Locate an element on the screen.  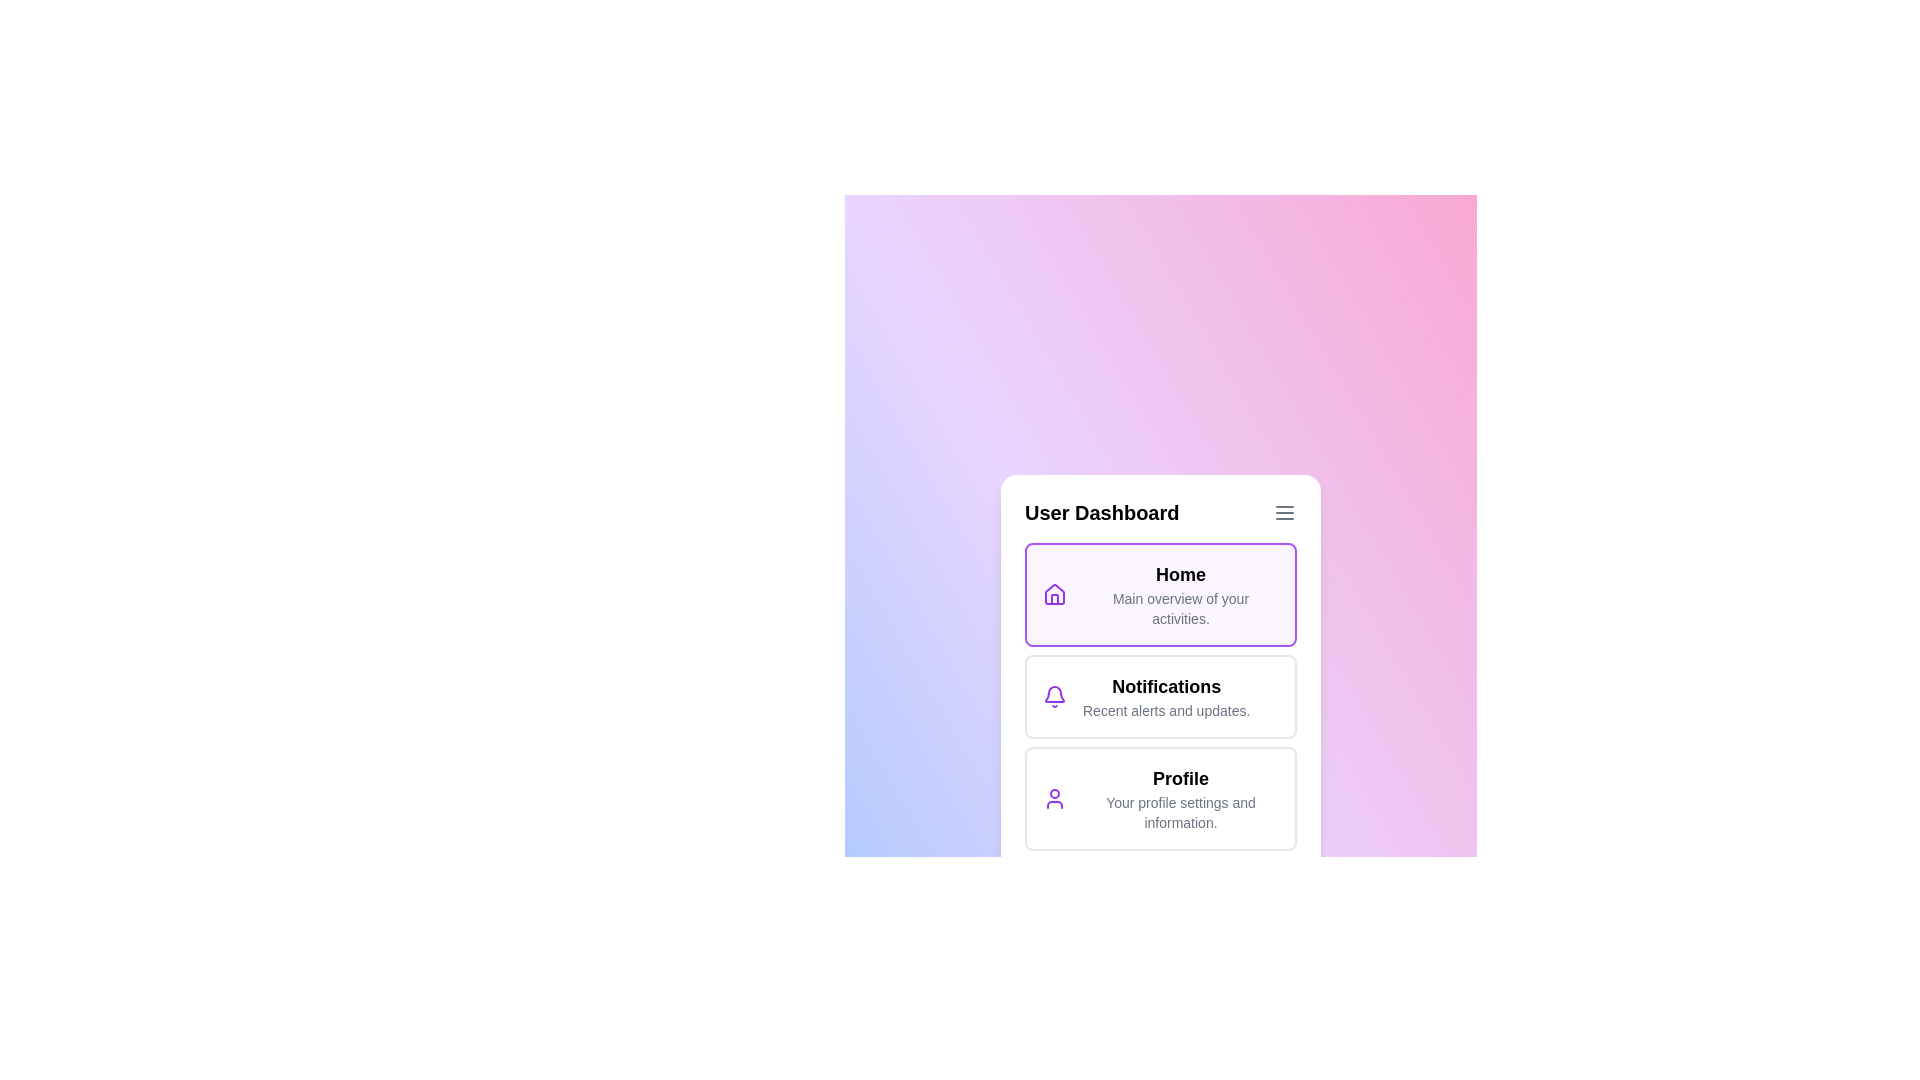
the menu item corresponding to Profile is located at coordinates (1161, 797).